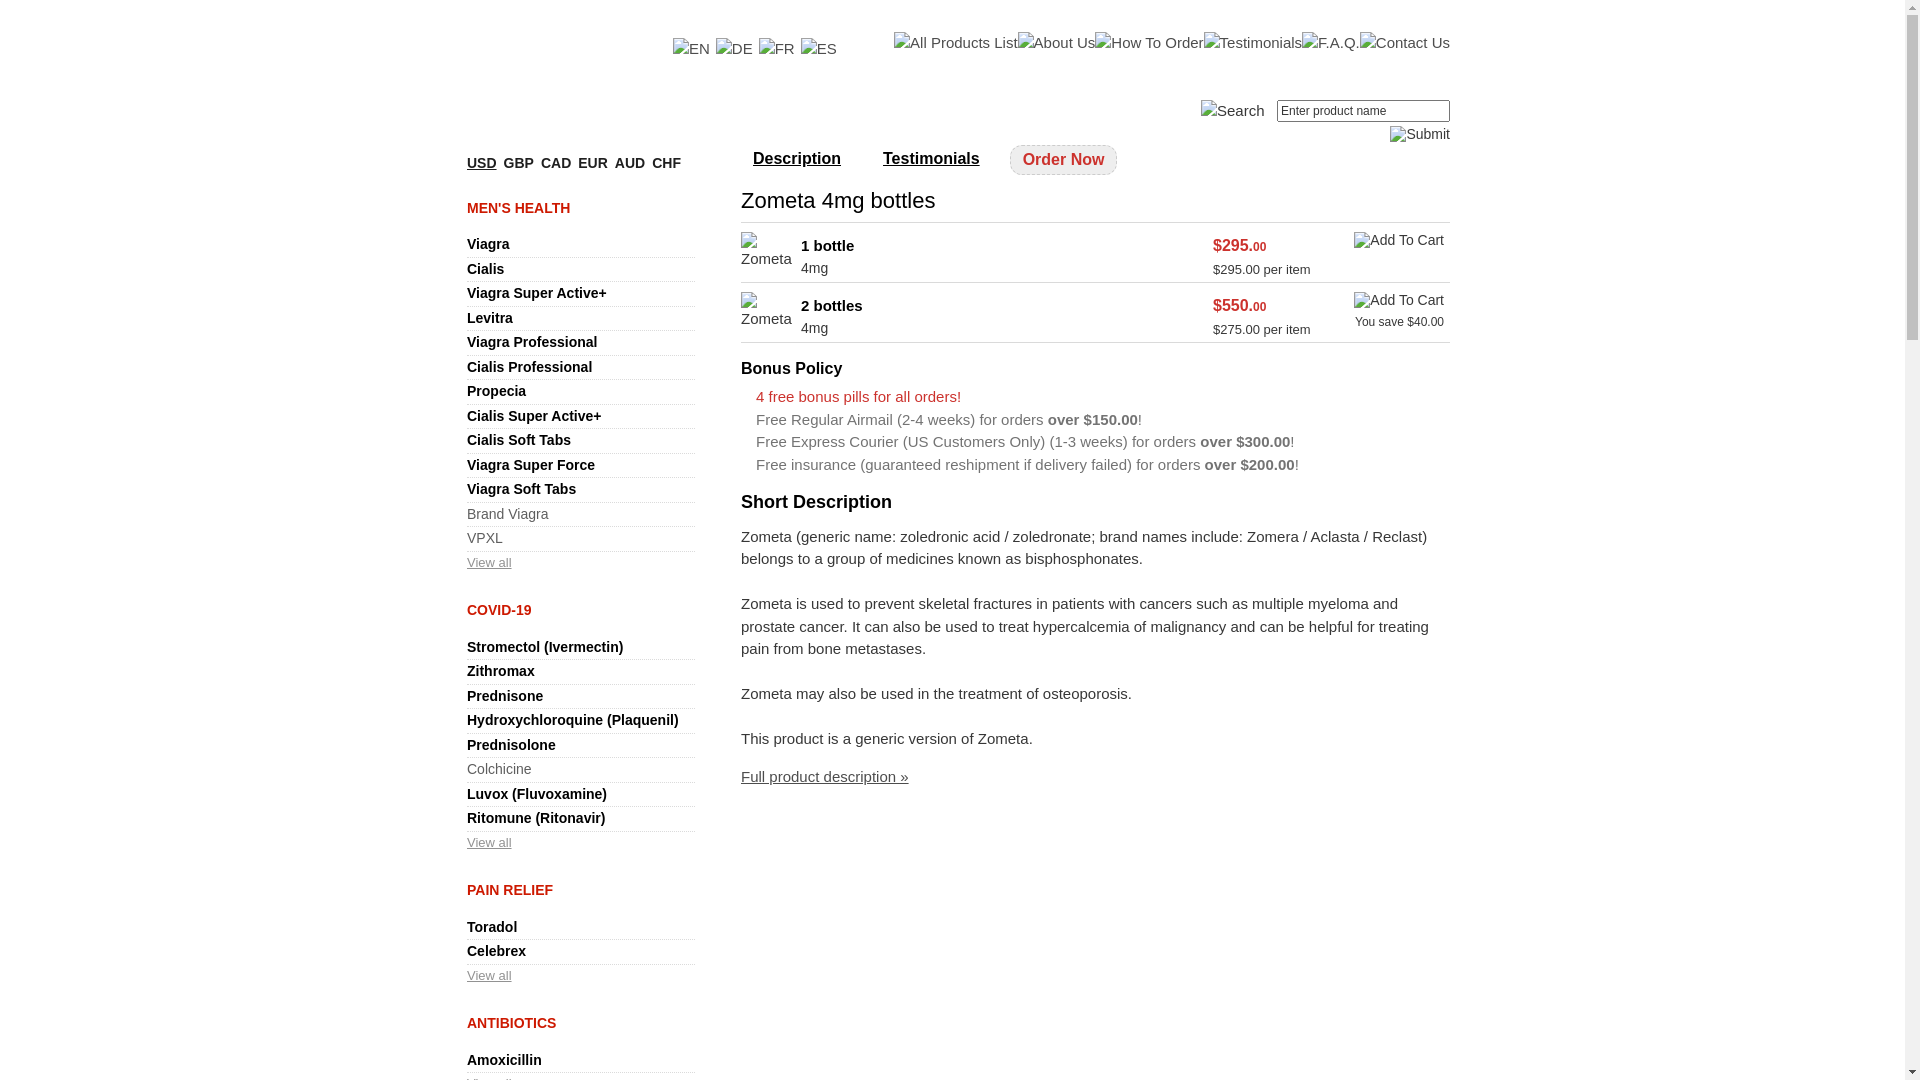 The width and height of the screenshot is (1920, 1080). What do you see at coordinates (715, 48) in the screenshot?
I see `'Deutsch'` at bounding box center [715, 48].